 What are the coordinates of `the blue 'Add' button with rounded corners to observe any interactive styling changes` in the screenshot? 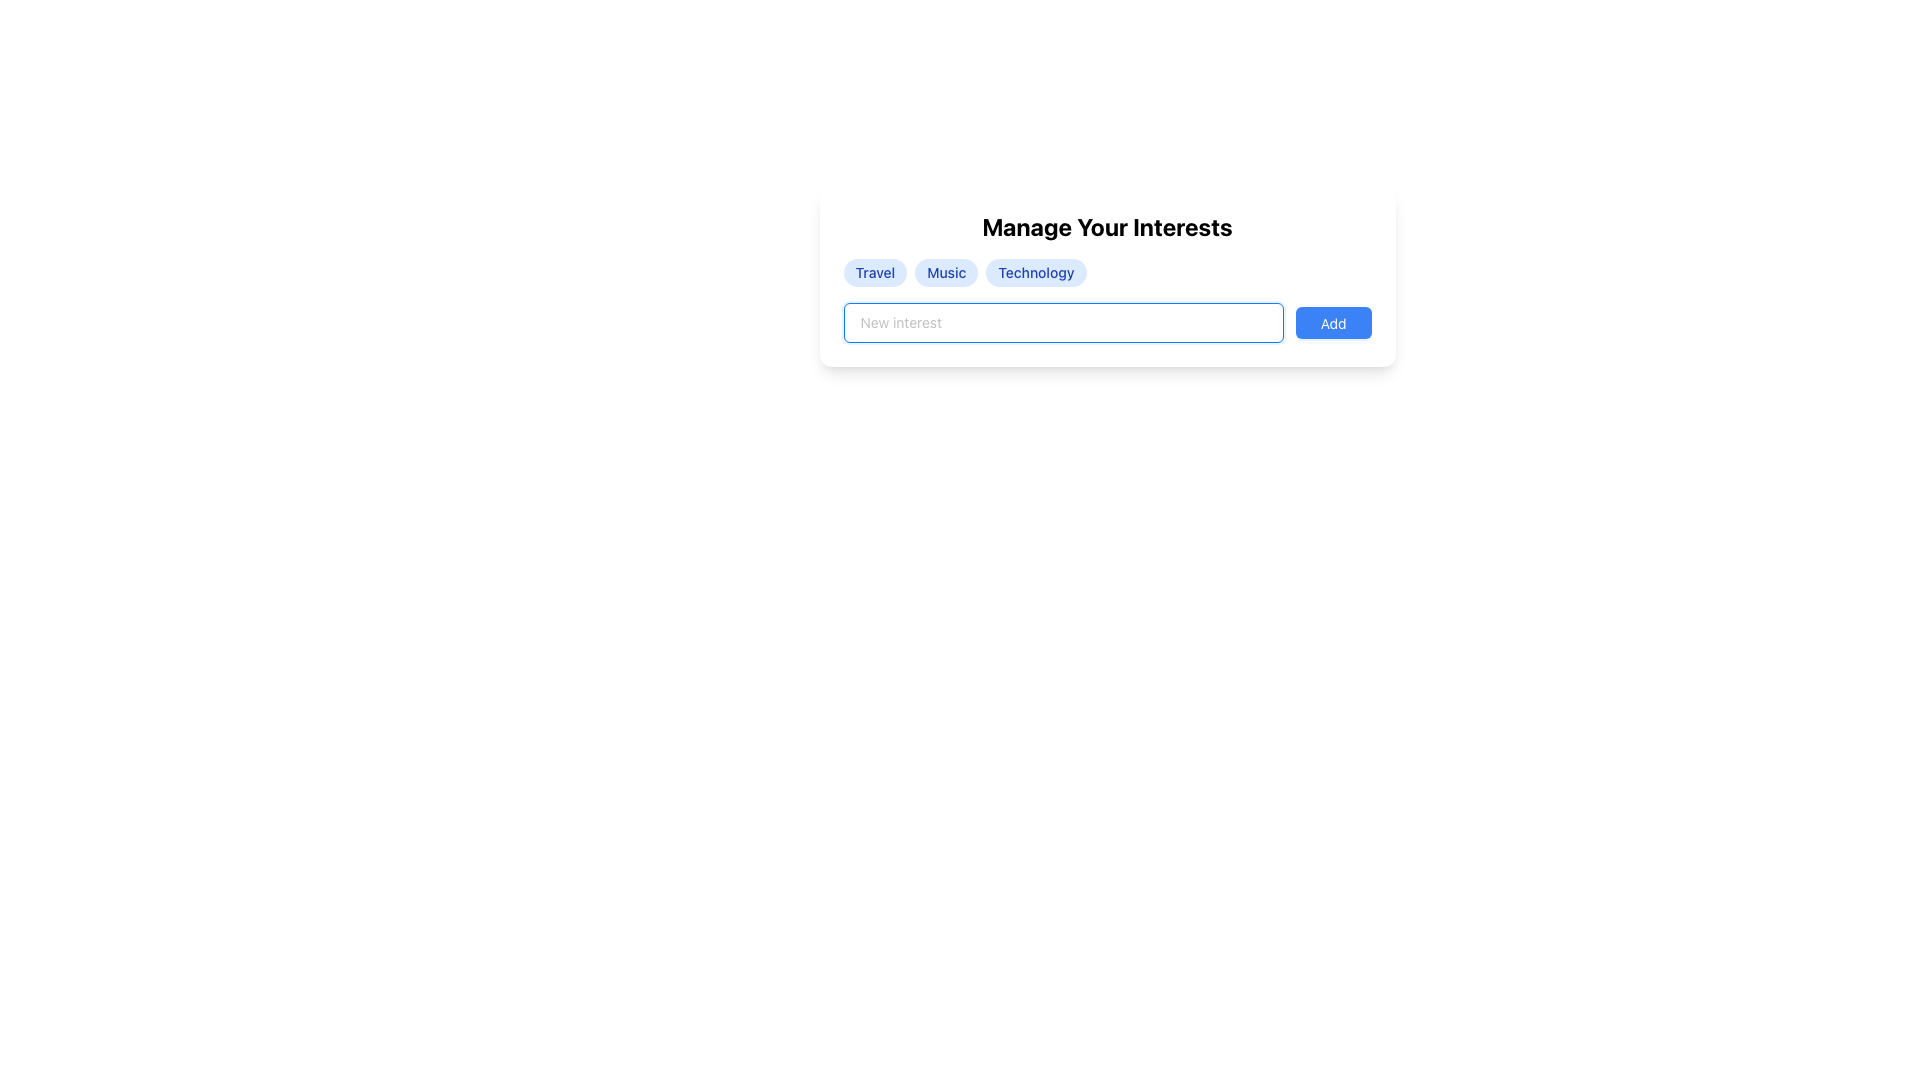 It's located at (1333, 322).